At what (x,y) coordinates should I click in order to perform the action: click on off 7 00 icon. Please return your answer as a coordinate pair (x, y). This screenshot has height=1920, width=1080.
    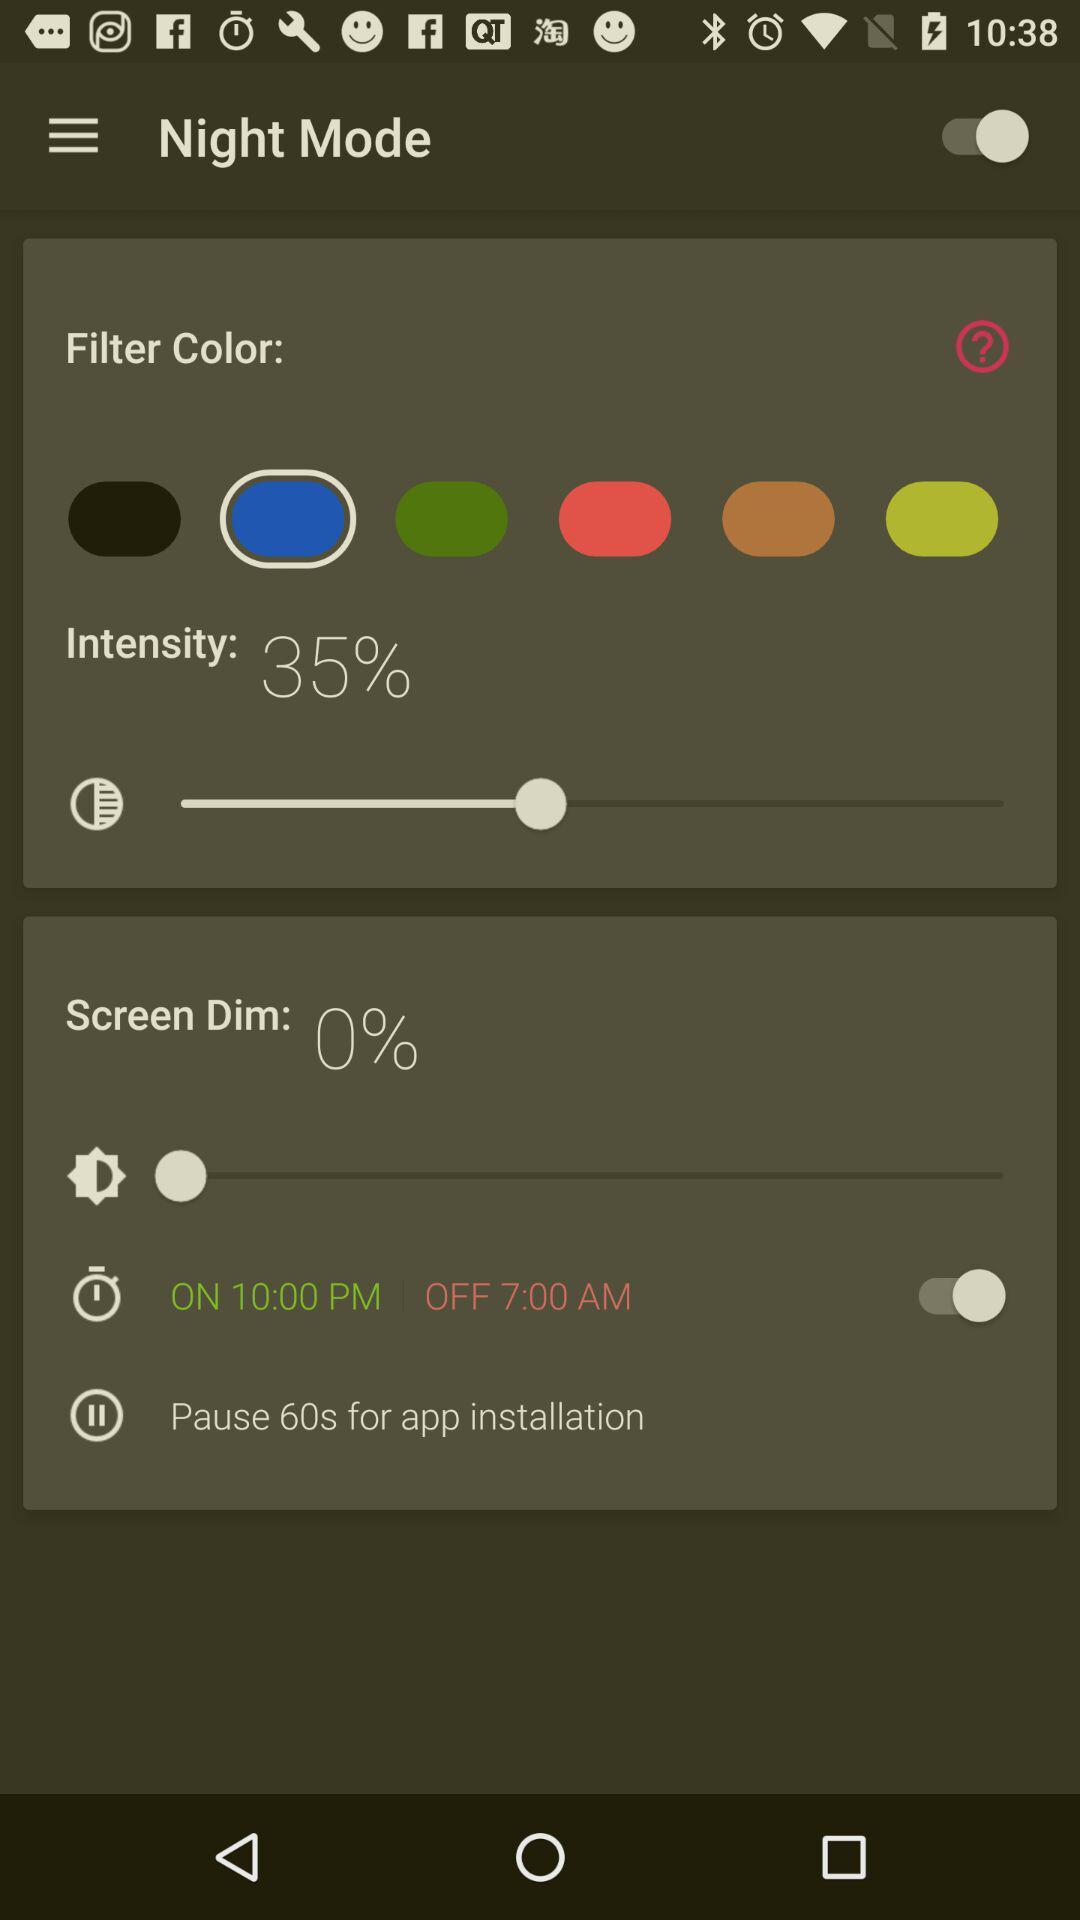
    Looking at the image, I should click on (527, 1295).